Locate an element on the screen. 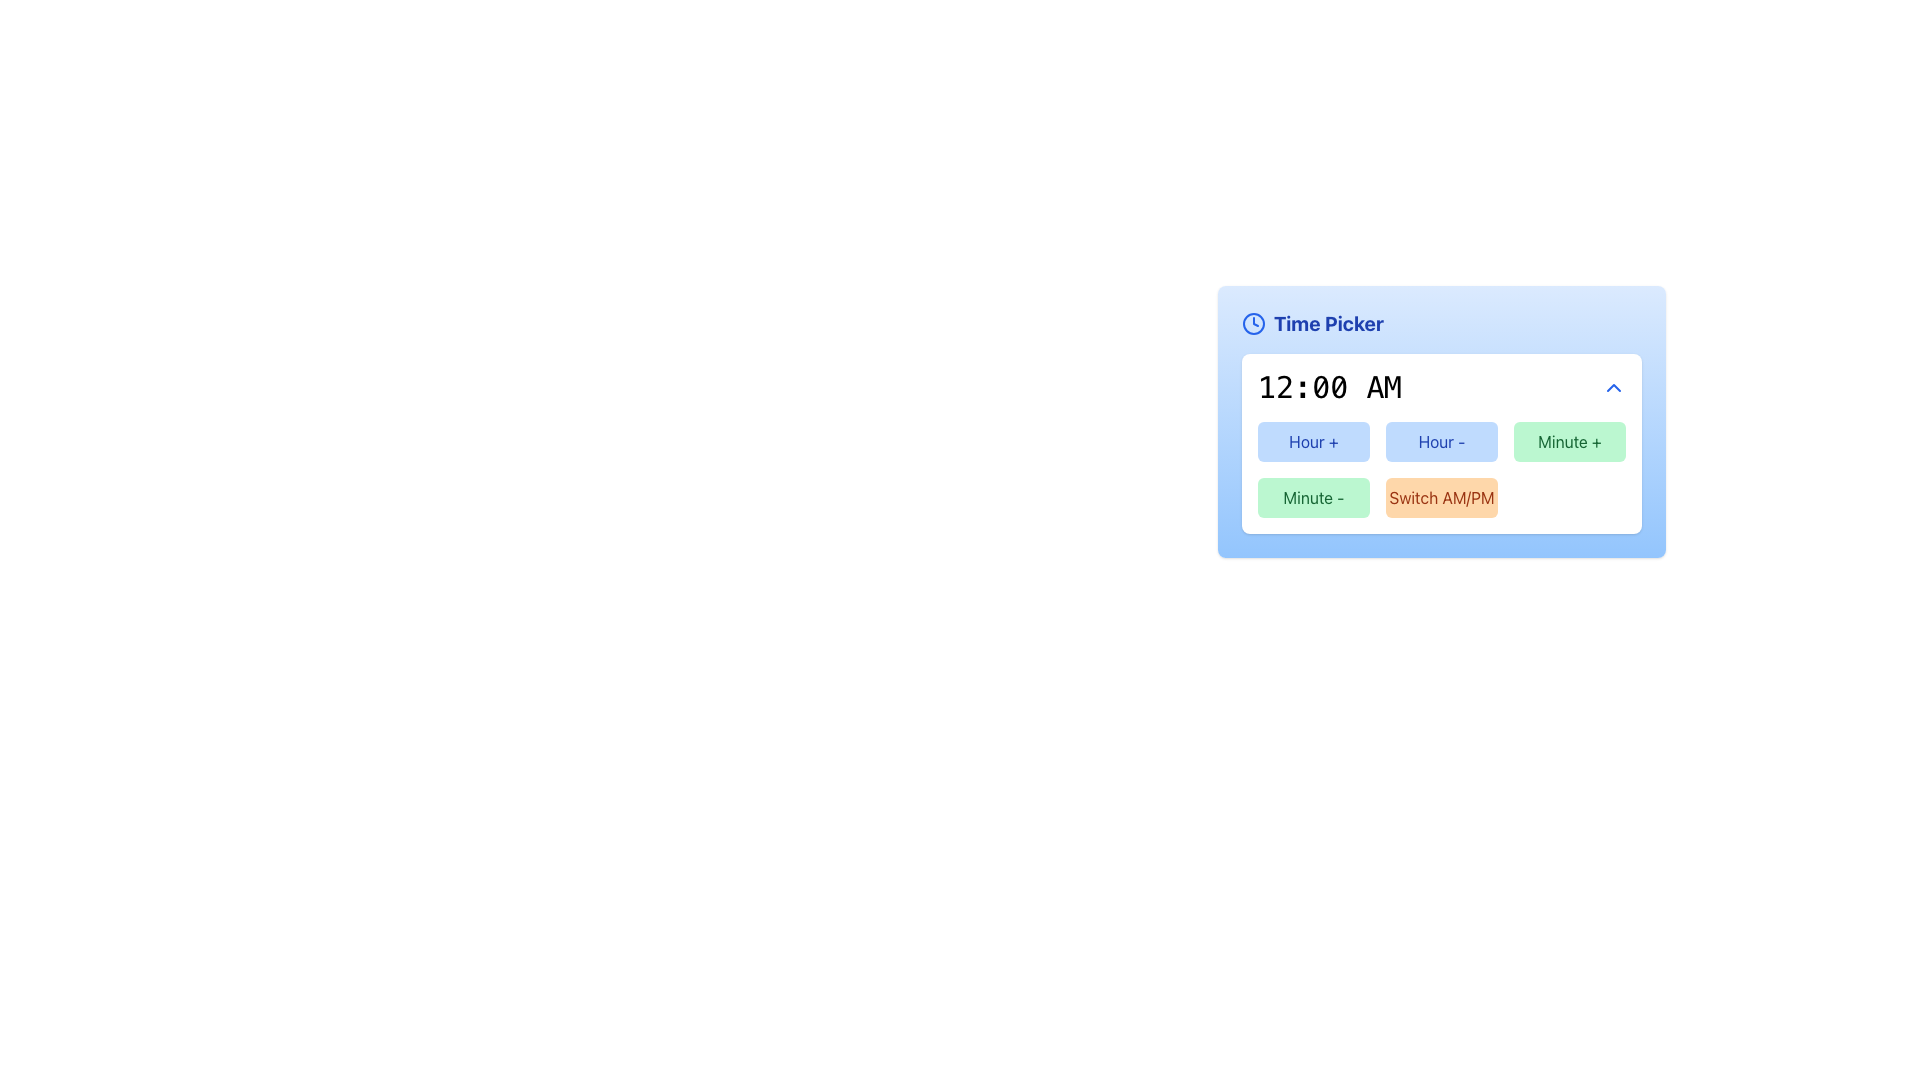 The width and height of the screenshot is (1920, 1080). the 'Hour -' button in the time picker interface is located at coordinates (1441, 441).